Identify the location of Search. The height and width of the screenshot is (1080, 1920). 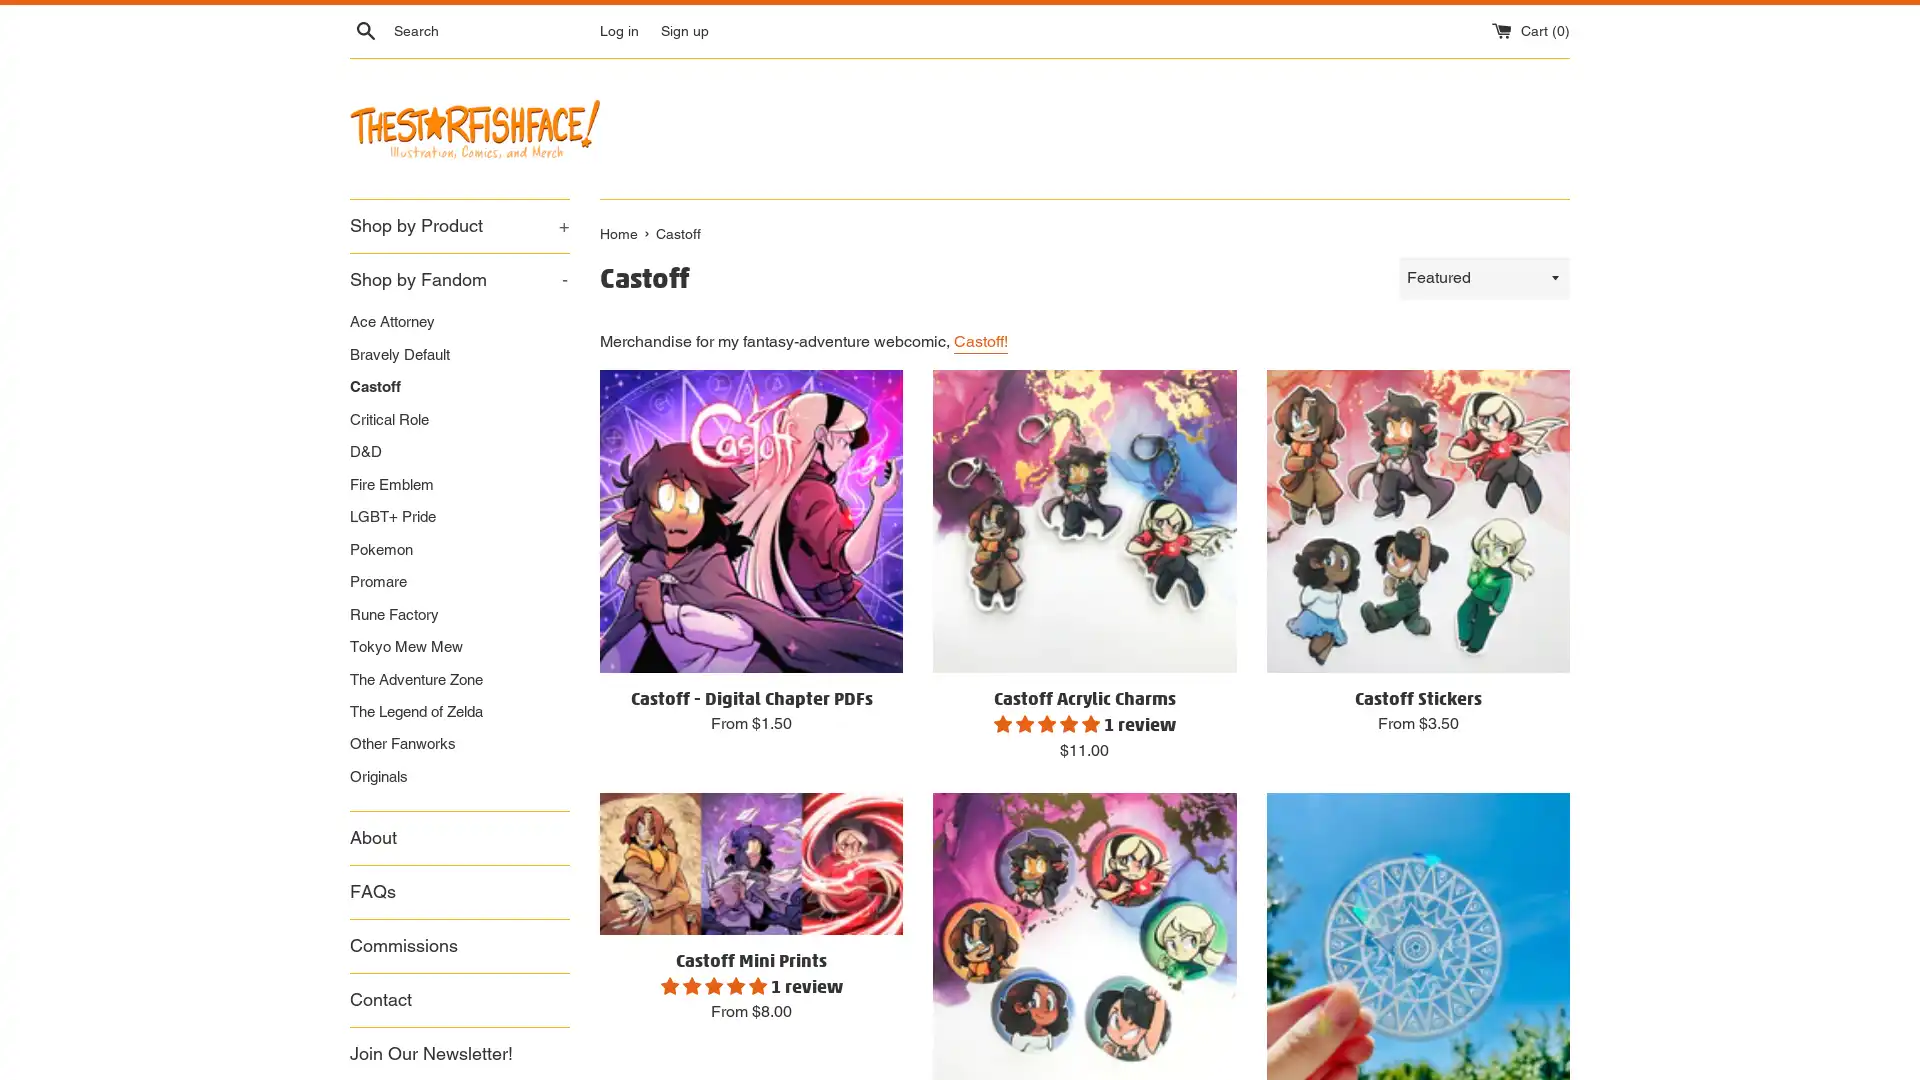
(365, 30).